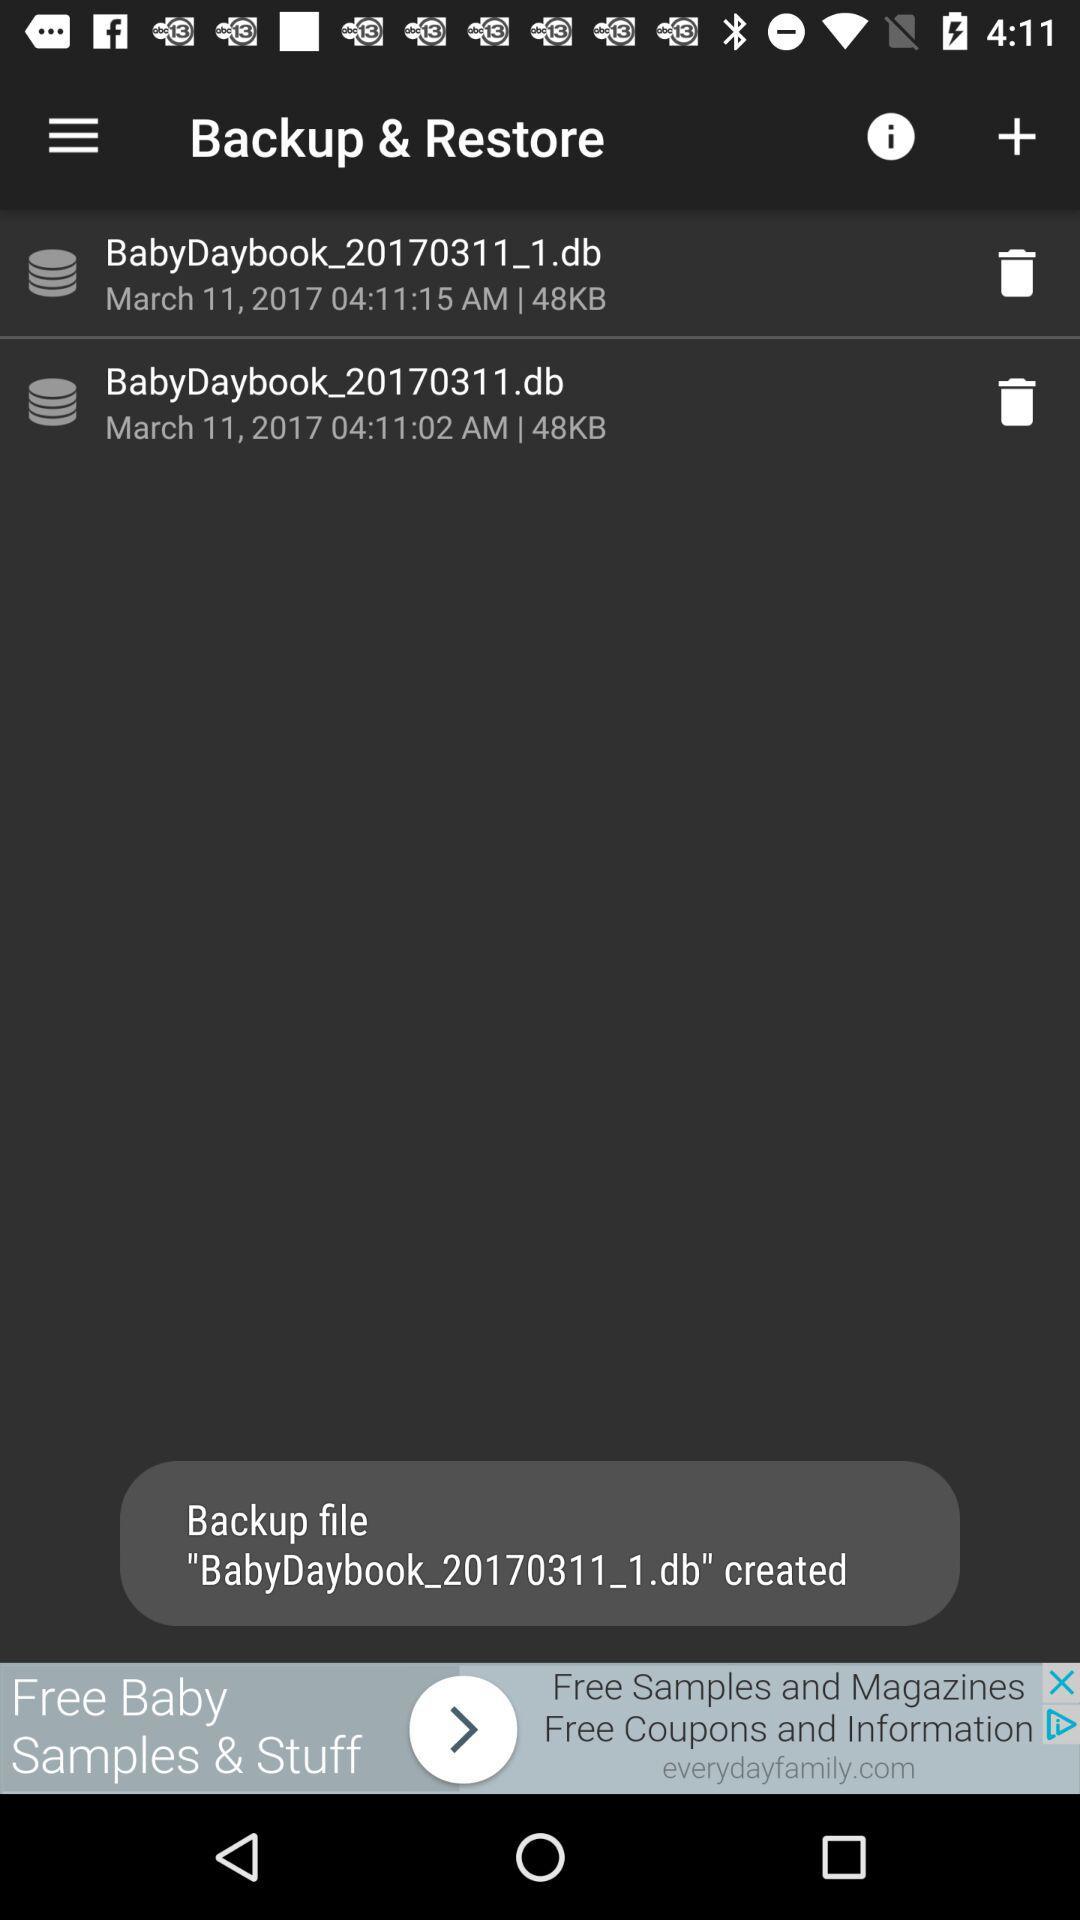 Image resolution: width=1080 pixels, height=1920 pixels. Describe the element at coordinates (1017, 272) in the screenshot. I see `delete the babydaybook_20170311_1.db file` at that location.